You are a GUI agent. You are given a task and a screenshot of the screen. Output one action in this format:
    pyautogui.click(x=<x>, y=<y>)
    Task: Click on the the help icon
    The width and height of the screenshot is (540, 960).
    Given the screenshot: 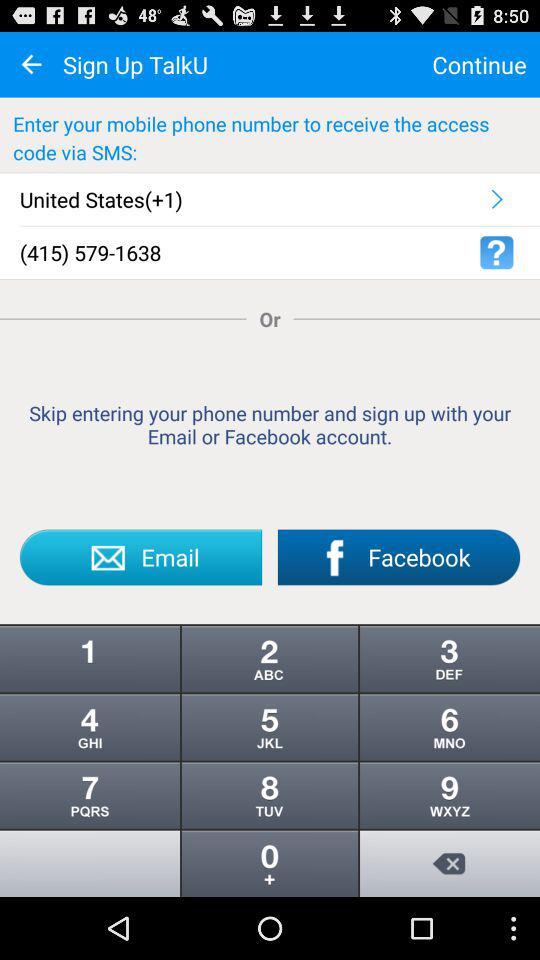 What is the action you would take?
    pyautogui.click(x=495, y=269)
    